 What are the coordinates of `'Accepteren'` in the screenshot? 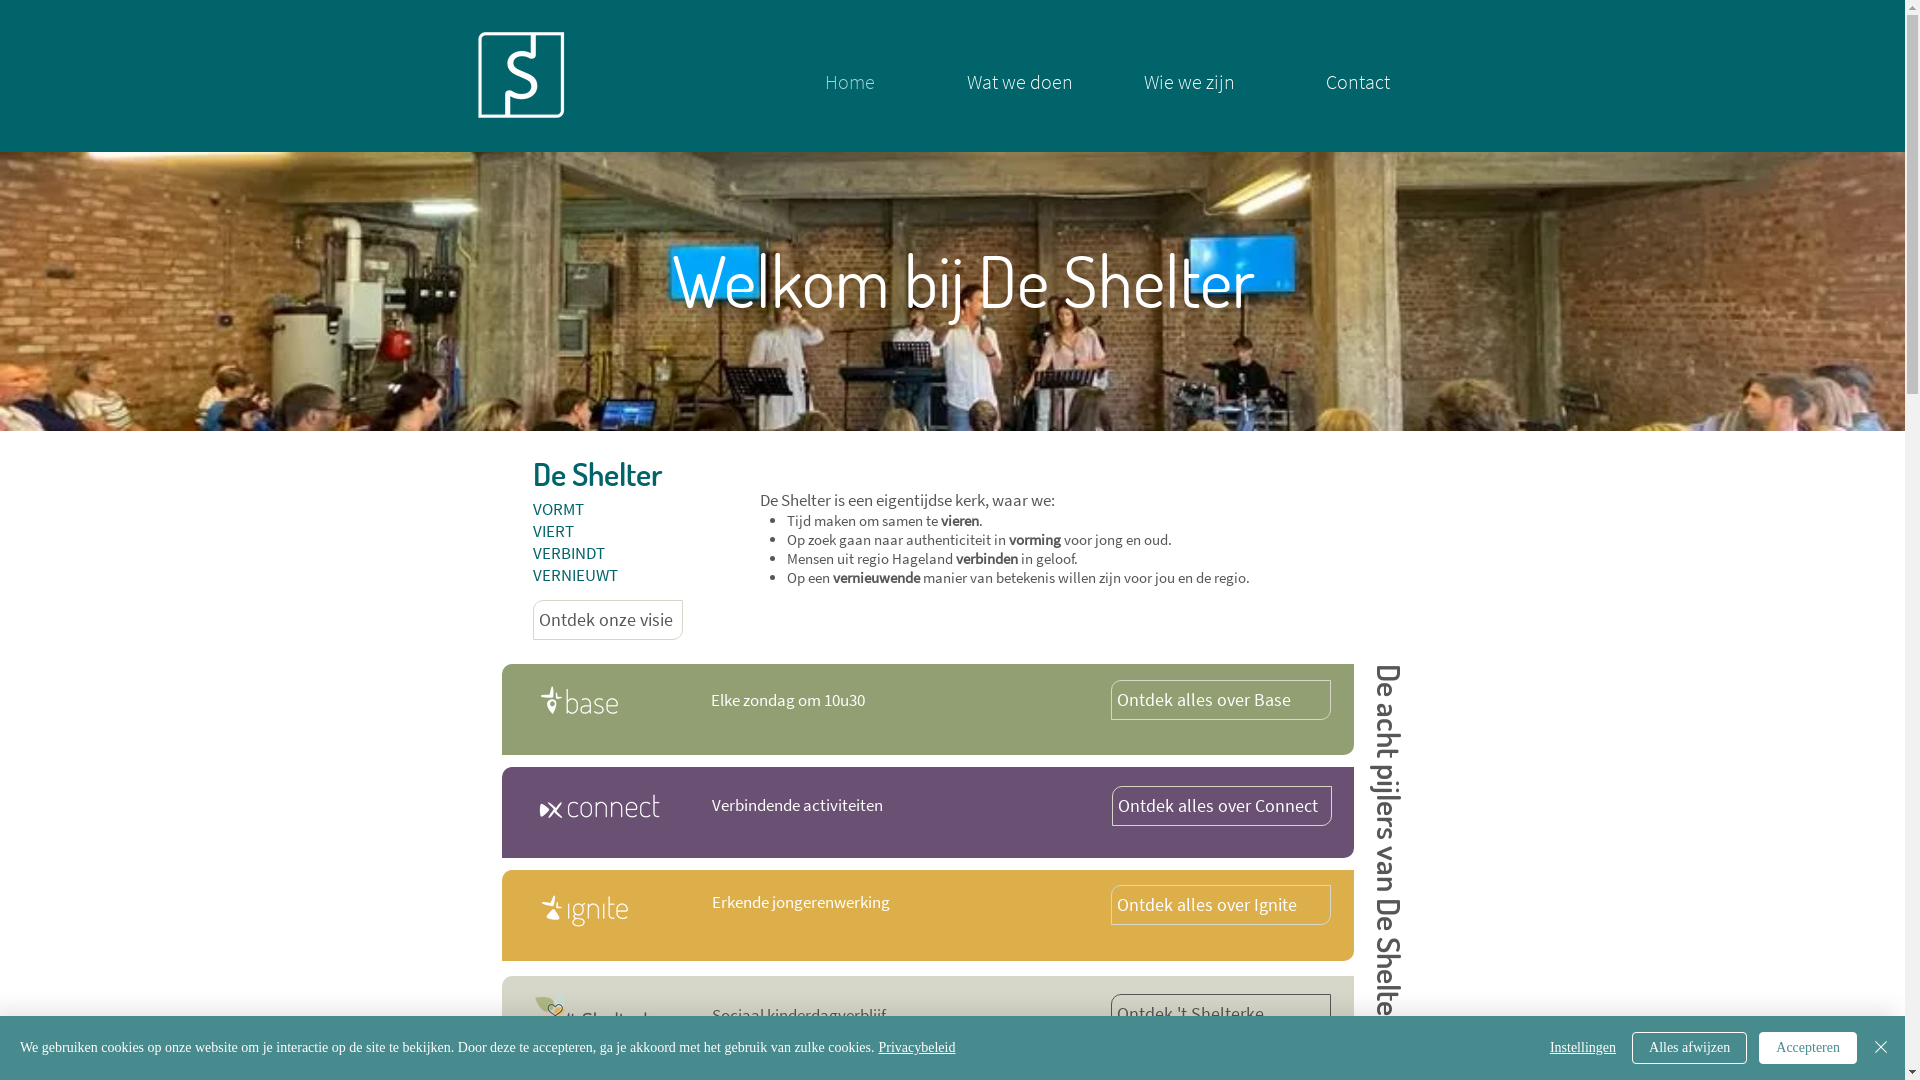 It's located at (1808, 1047).